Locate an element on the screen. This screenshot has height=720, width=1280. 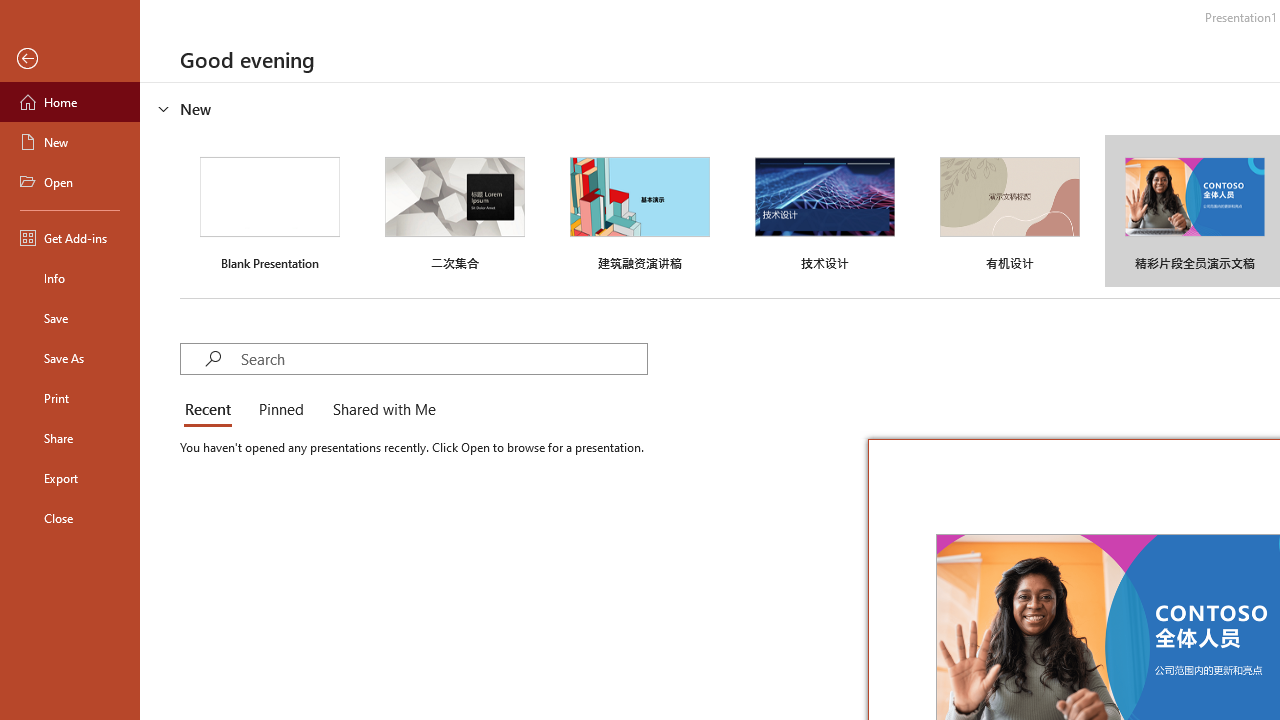
'Save As' is located at coordinates (69, 356).